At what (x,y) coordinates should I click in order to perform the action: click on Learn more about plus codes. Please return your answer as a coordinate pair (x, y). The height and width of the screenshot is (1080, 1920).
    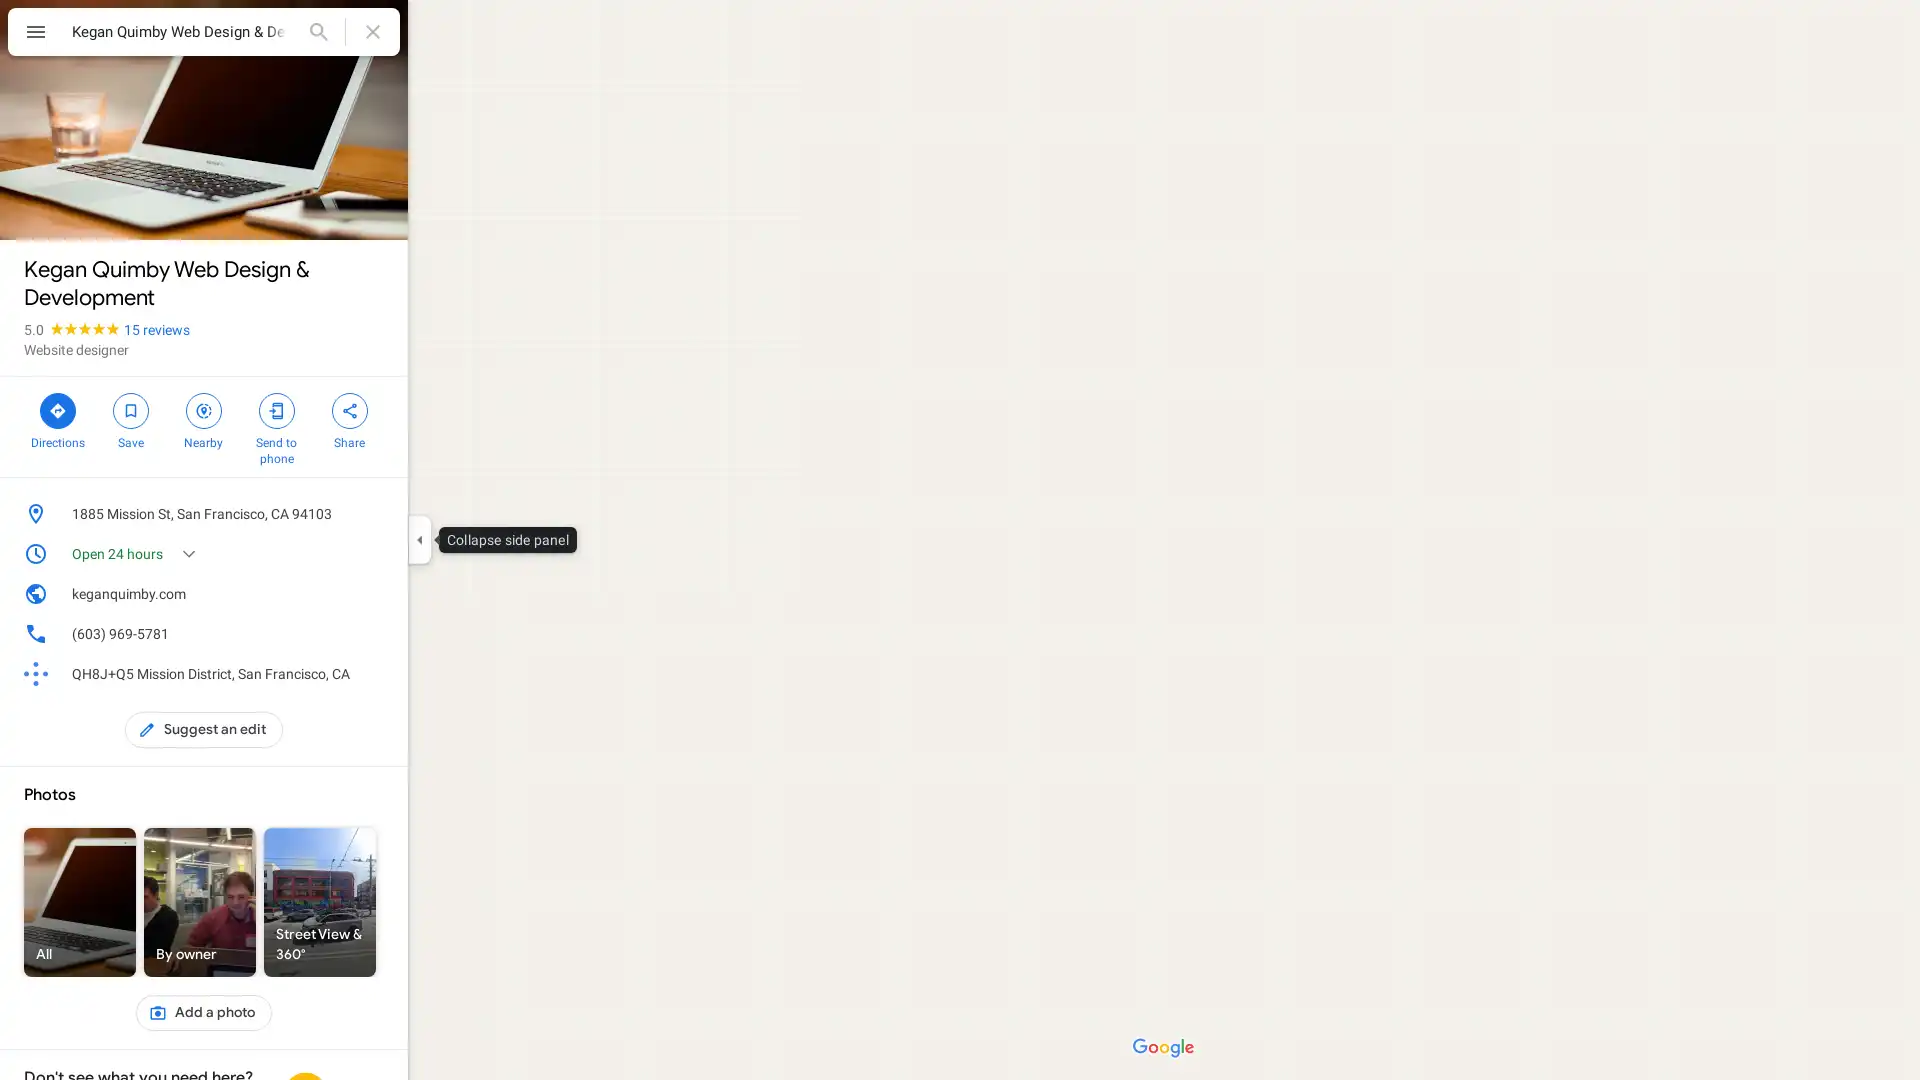
    Looking at the image, I should click on (374, 674).